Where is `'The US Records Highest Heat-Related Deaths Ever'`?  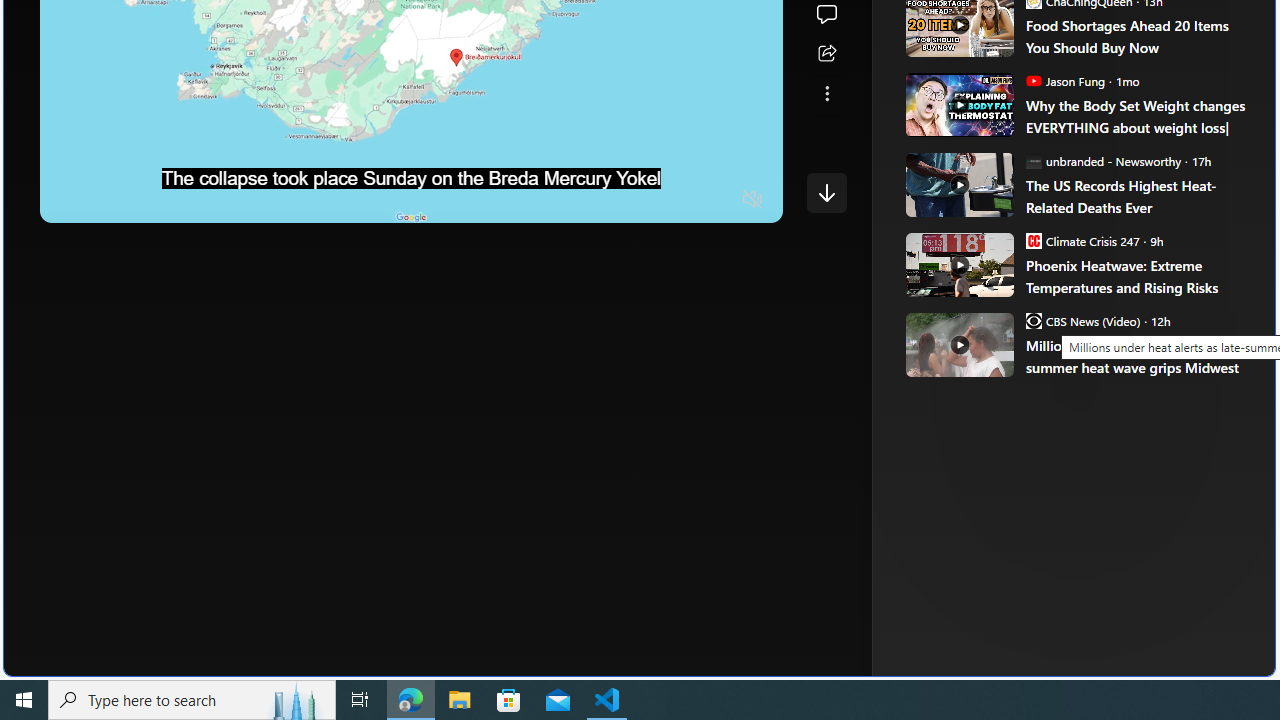 'The US Records Highest Heat-Related Deaths Ever' is located at coordinates (1136, 196).